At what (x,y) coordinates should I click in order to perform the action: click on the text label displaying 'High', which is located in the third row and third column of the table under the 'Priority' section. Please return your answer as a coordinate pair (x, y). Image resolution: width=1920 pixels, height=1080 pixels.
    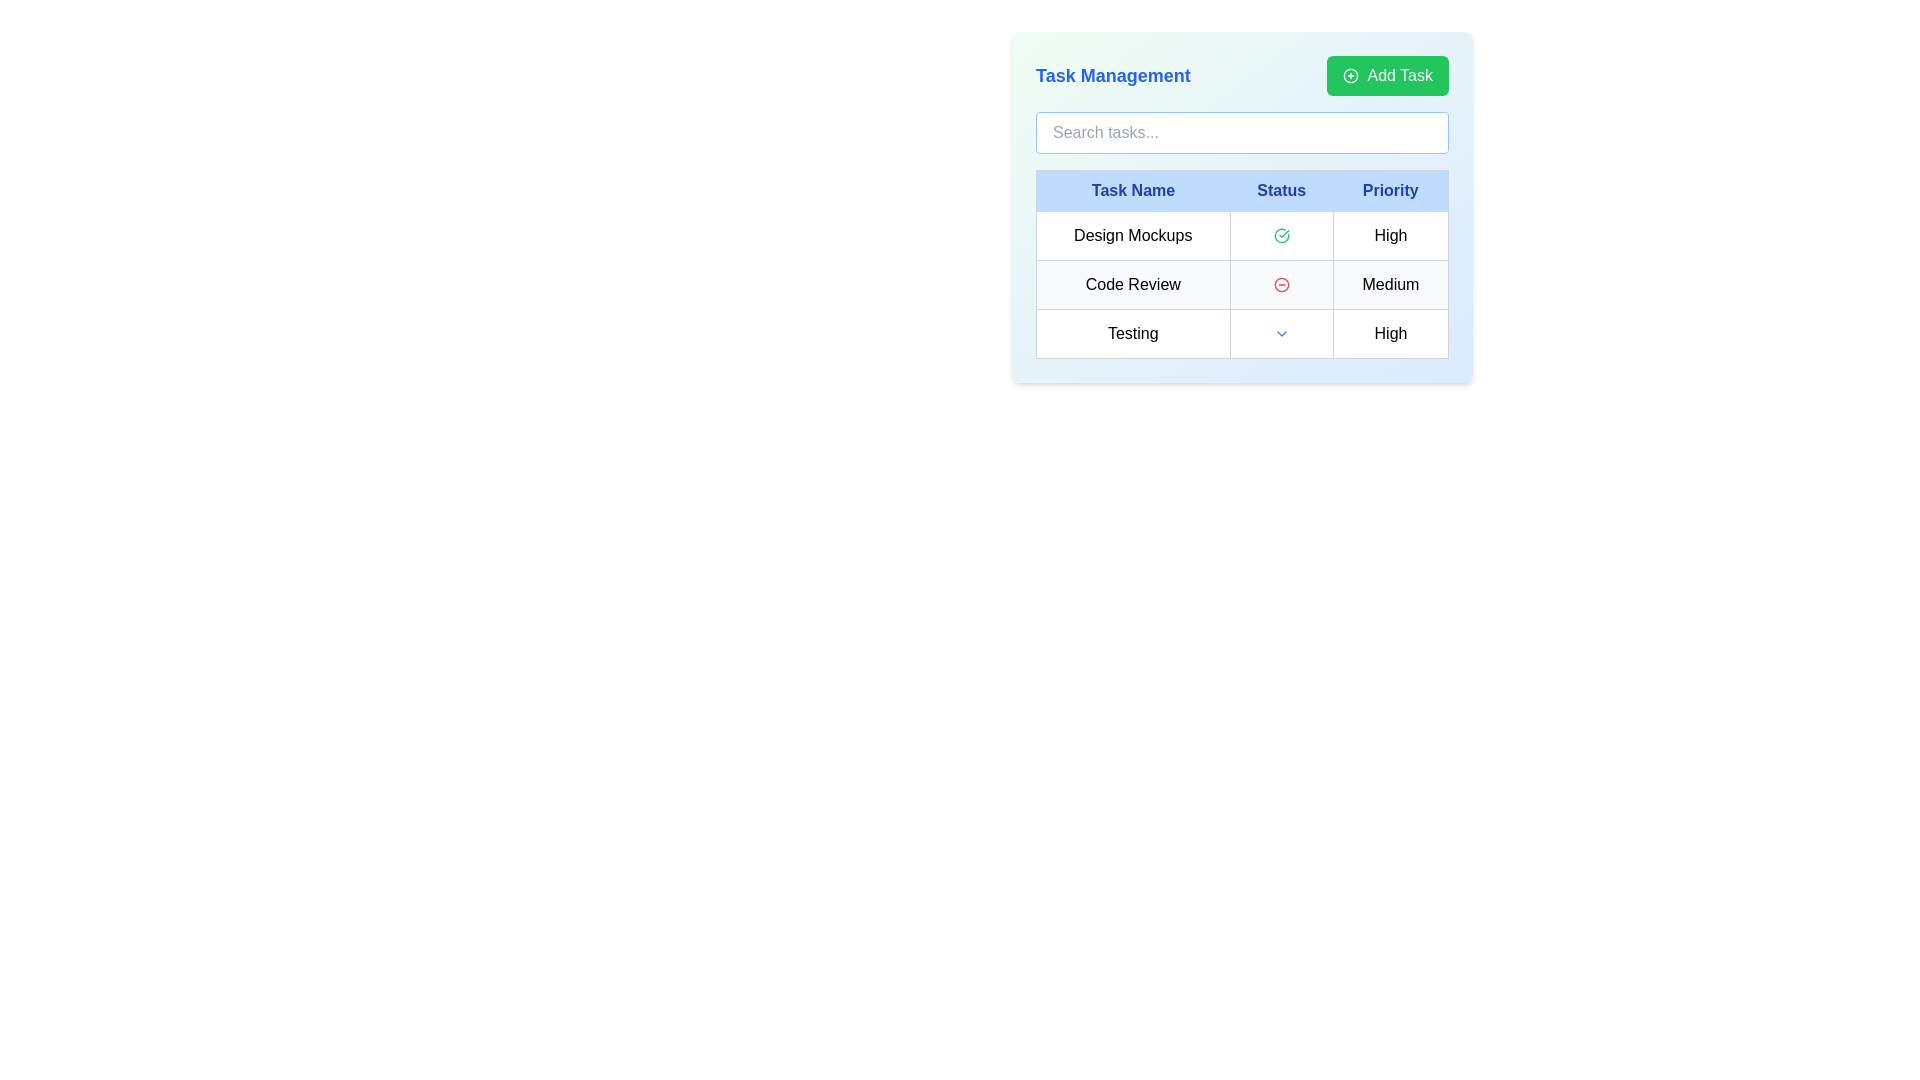
    Looking at the image, I should click on (1390, 333).